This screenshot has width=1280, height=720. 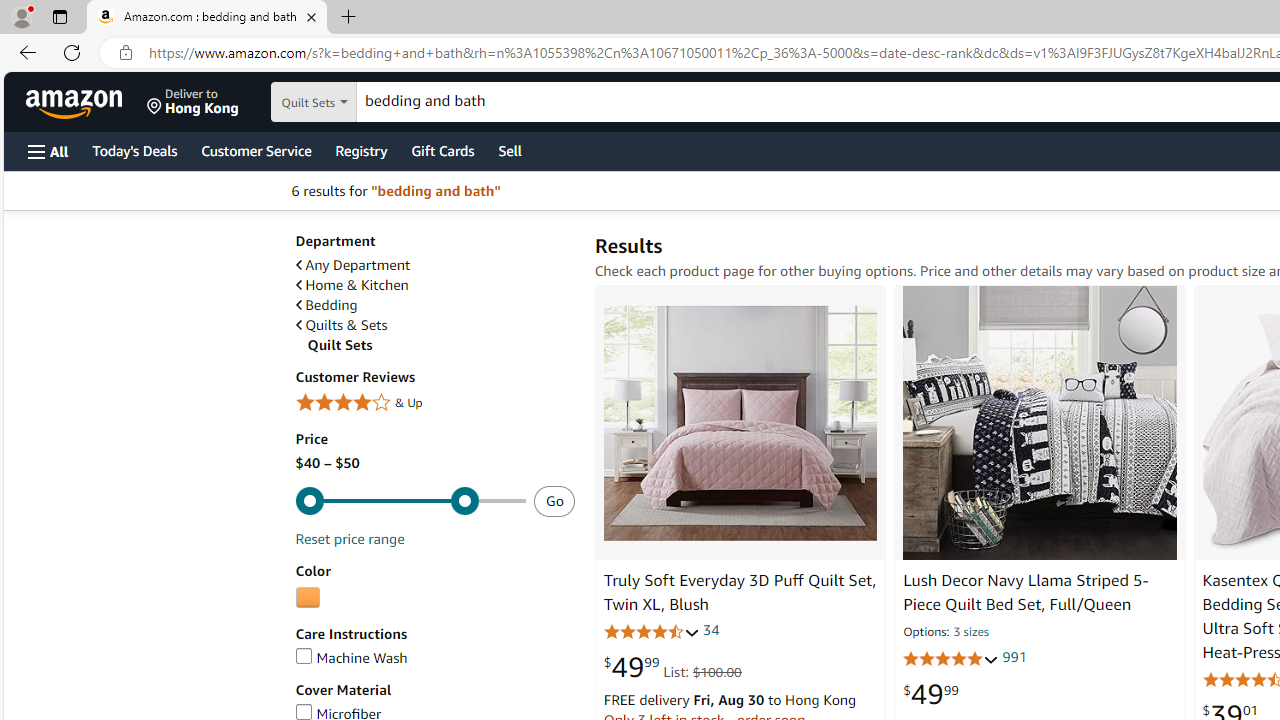 I want to click on 'Bedding', so click(x=326, y=305).